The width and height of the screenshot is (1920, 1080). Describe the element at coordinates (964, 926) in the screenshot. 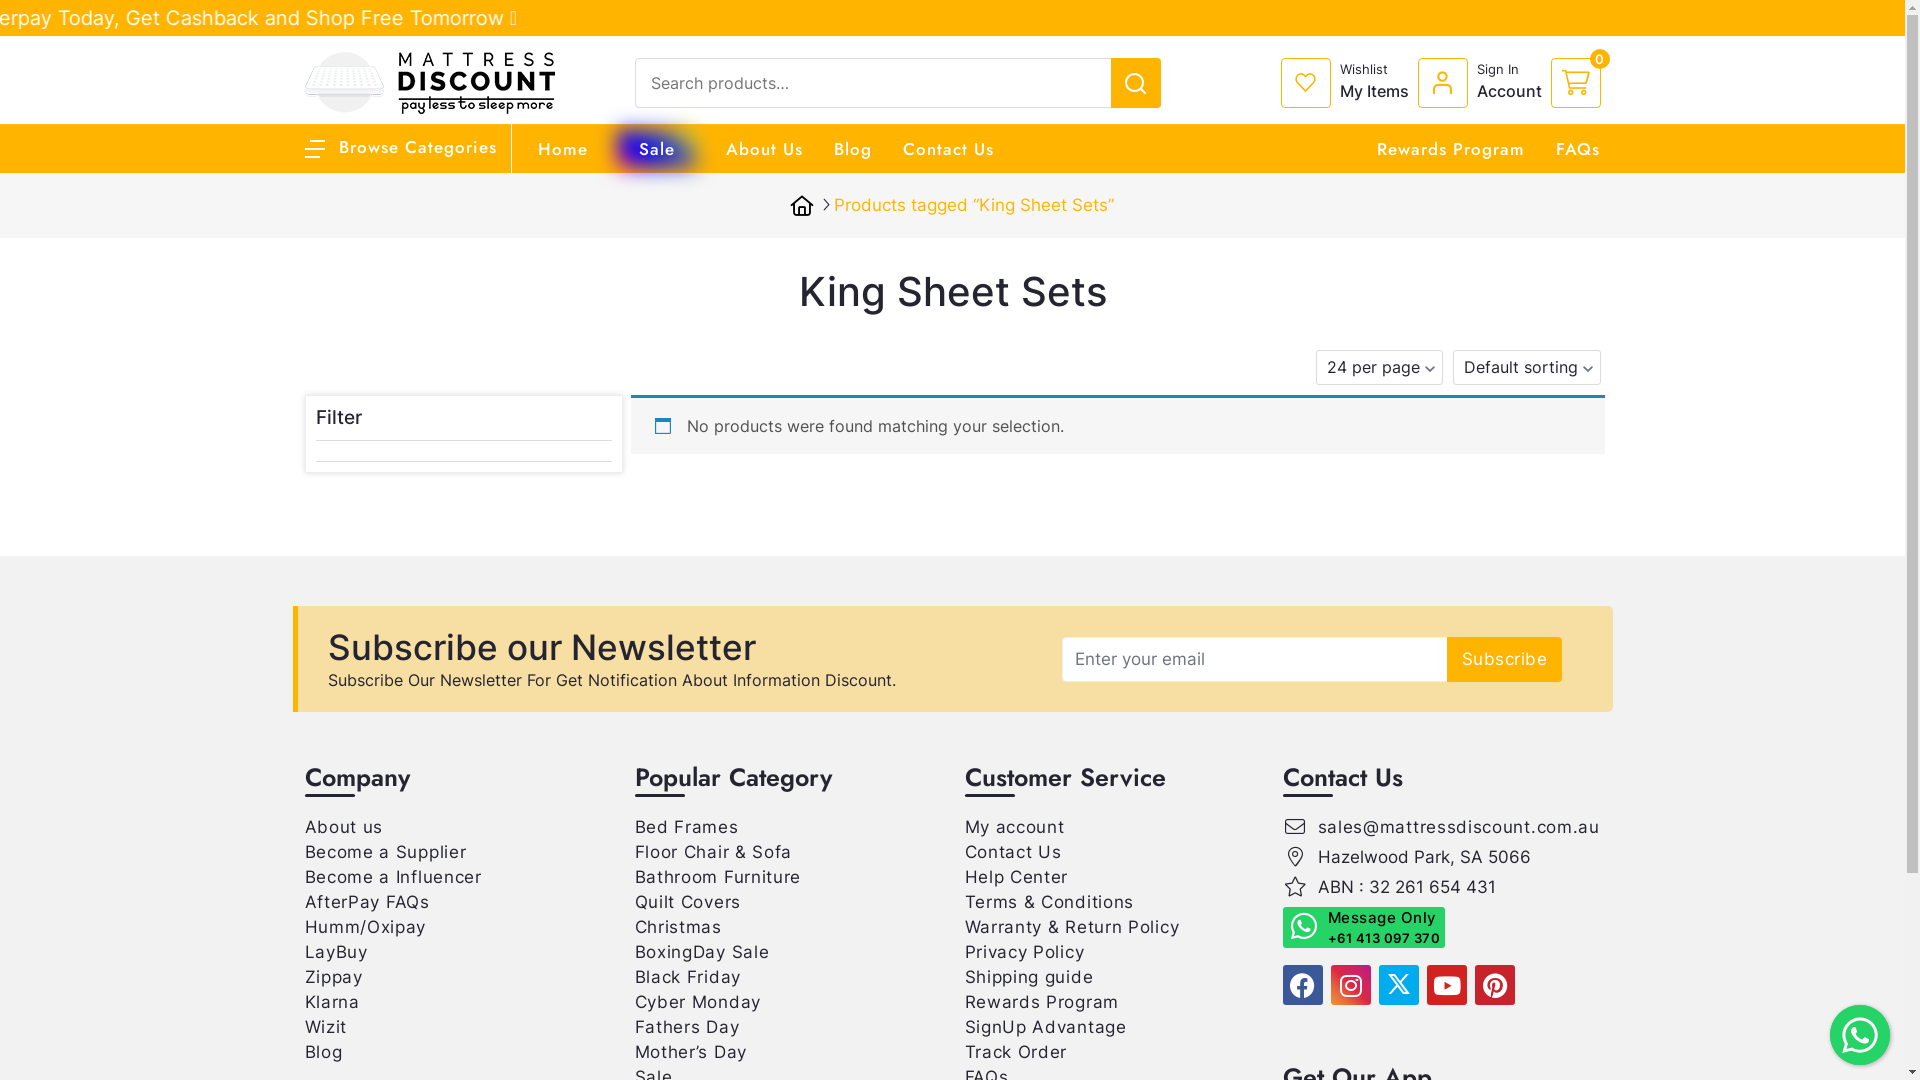

I see `'Warranty & Return Policy'` at that location.